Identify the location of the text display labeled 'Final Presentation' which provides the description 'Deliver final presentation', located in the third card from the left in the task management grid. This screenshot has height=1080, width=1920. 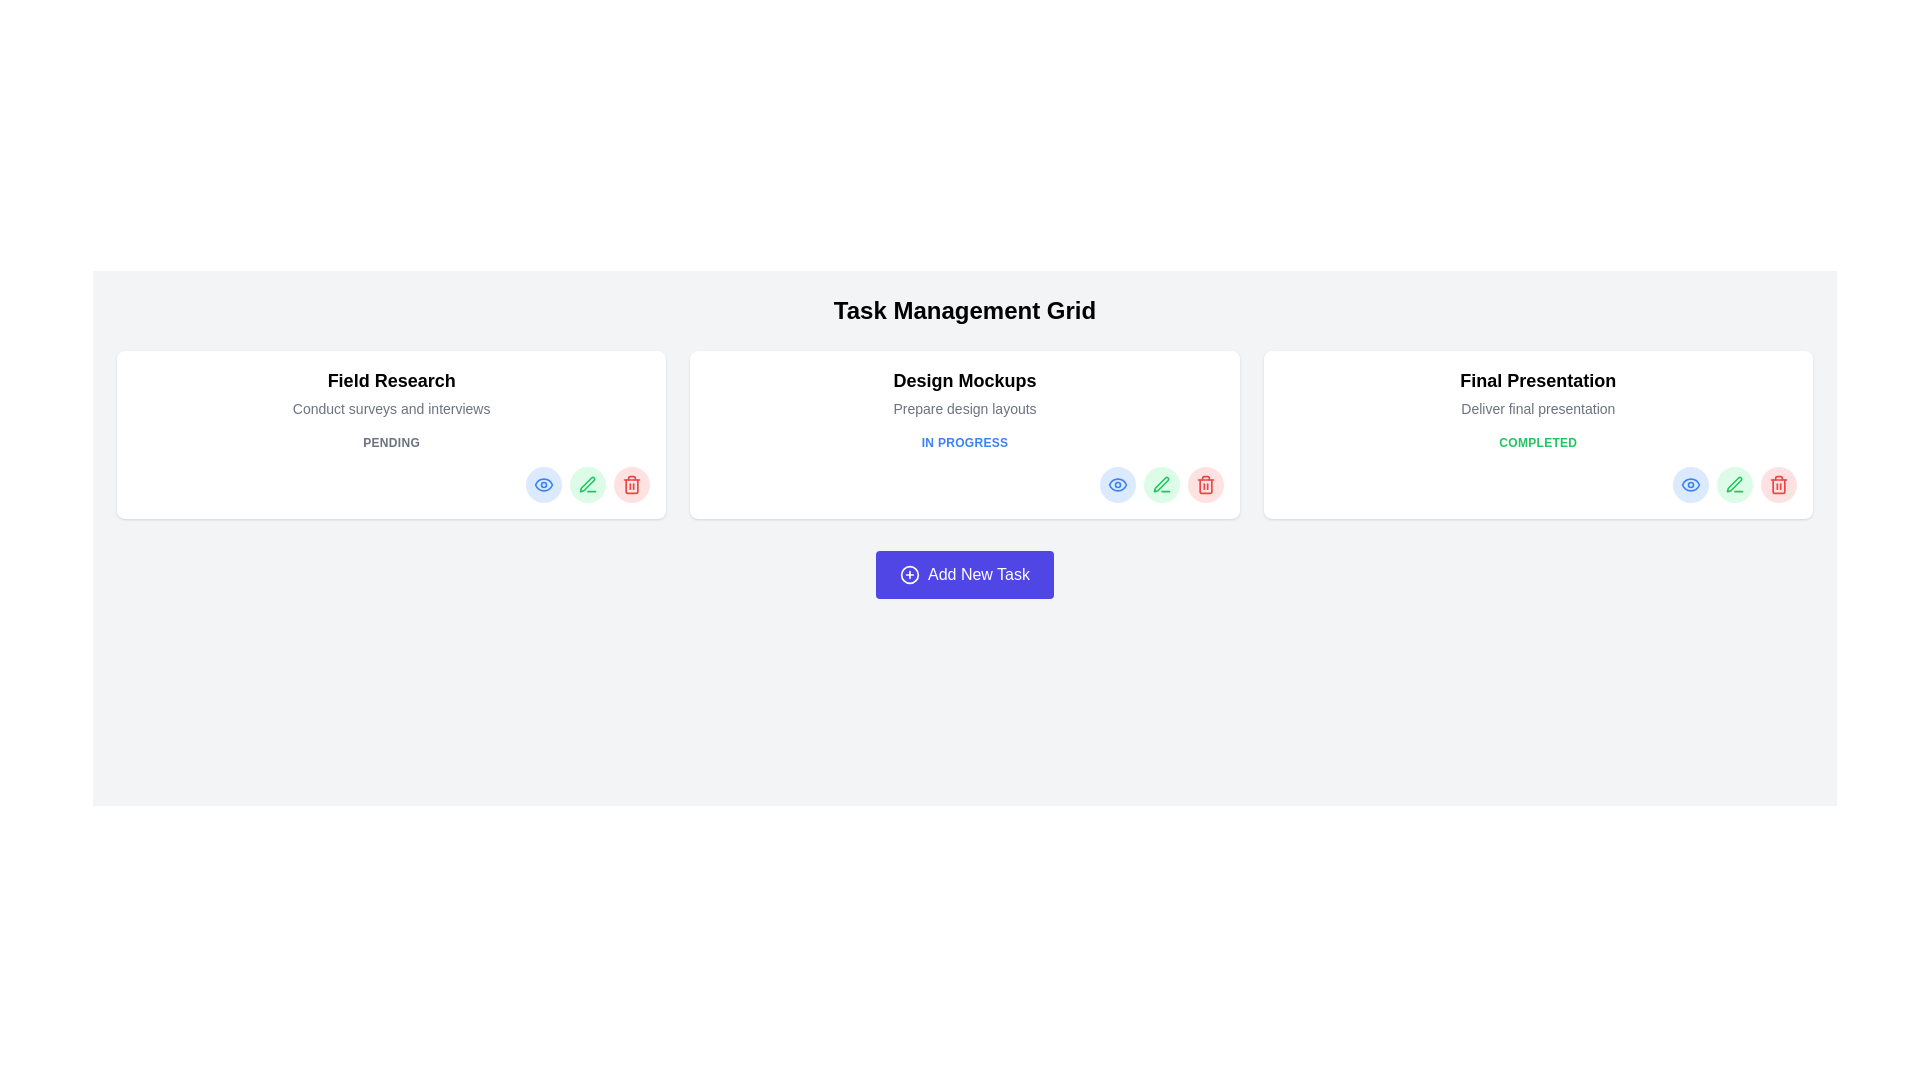
(1537, 393).